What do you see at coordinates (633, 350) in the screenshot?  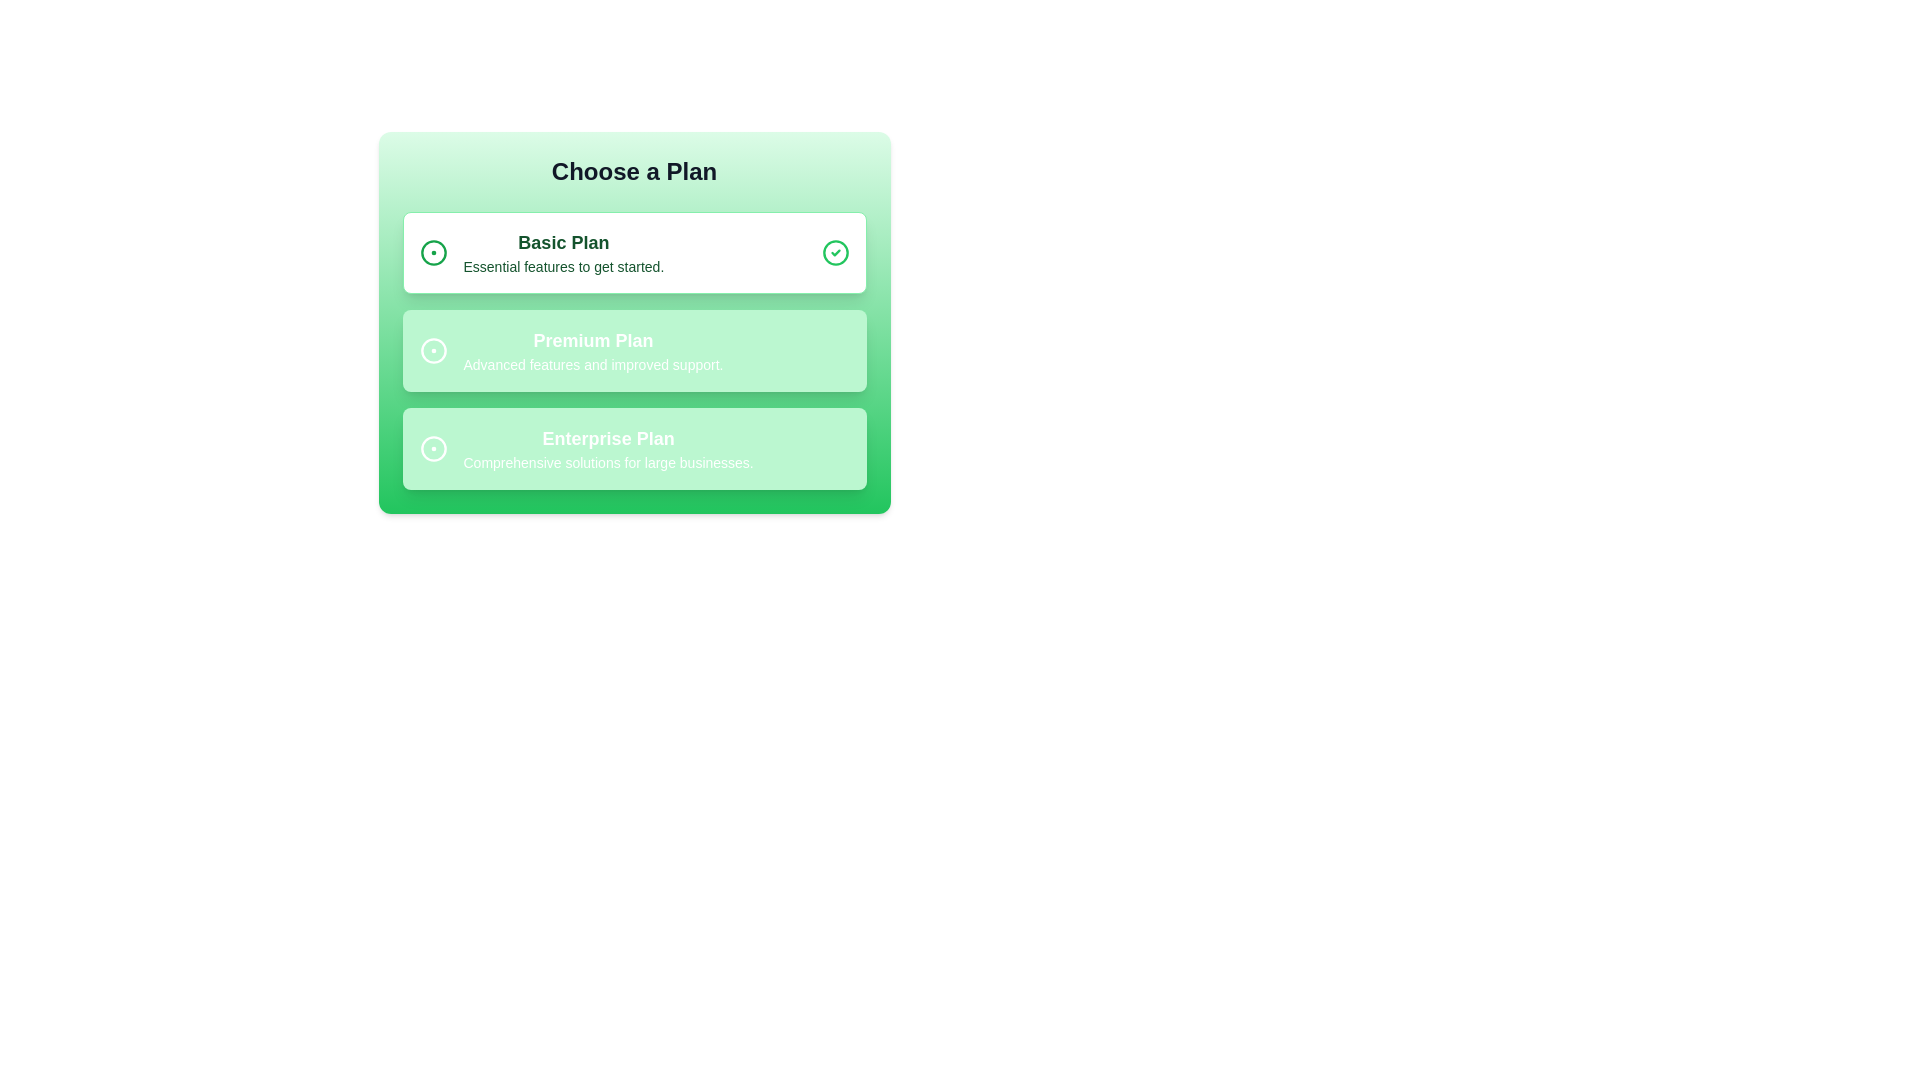 I see `an option in the selection menu located below the text 'Choose a Plan'` at bounding box center [633, 350].